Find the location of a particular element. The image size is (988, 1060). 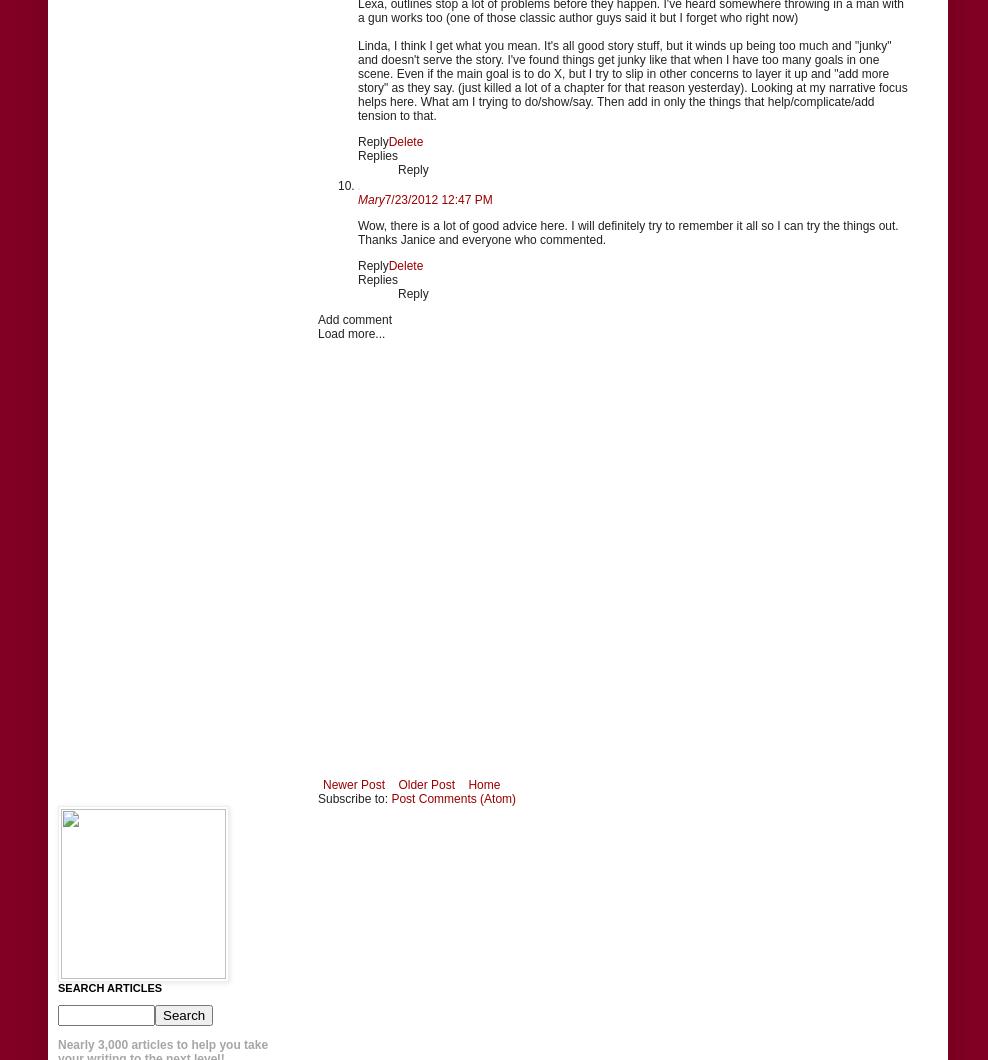

'Add comment' is located at coordinates (354, 318).